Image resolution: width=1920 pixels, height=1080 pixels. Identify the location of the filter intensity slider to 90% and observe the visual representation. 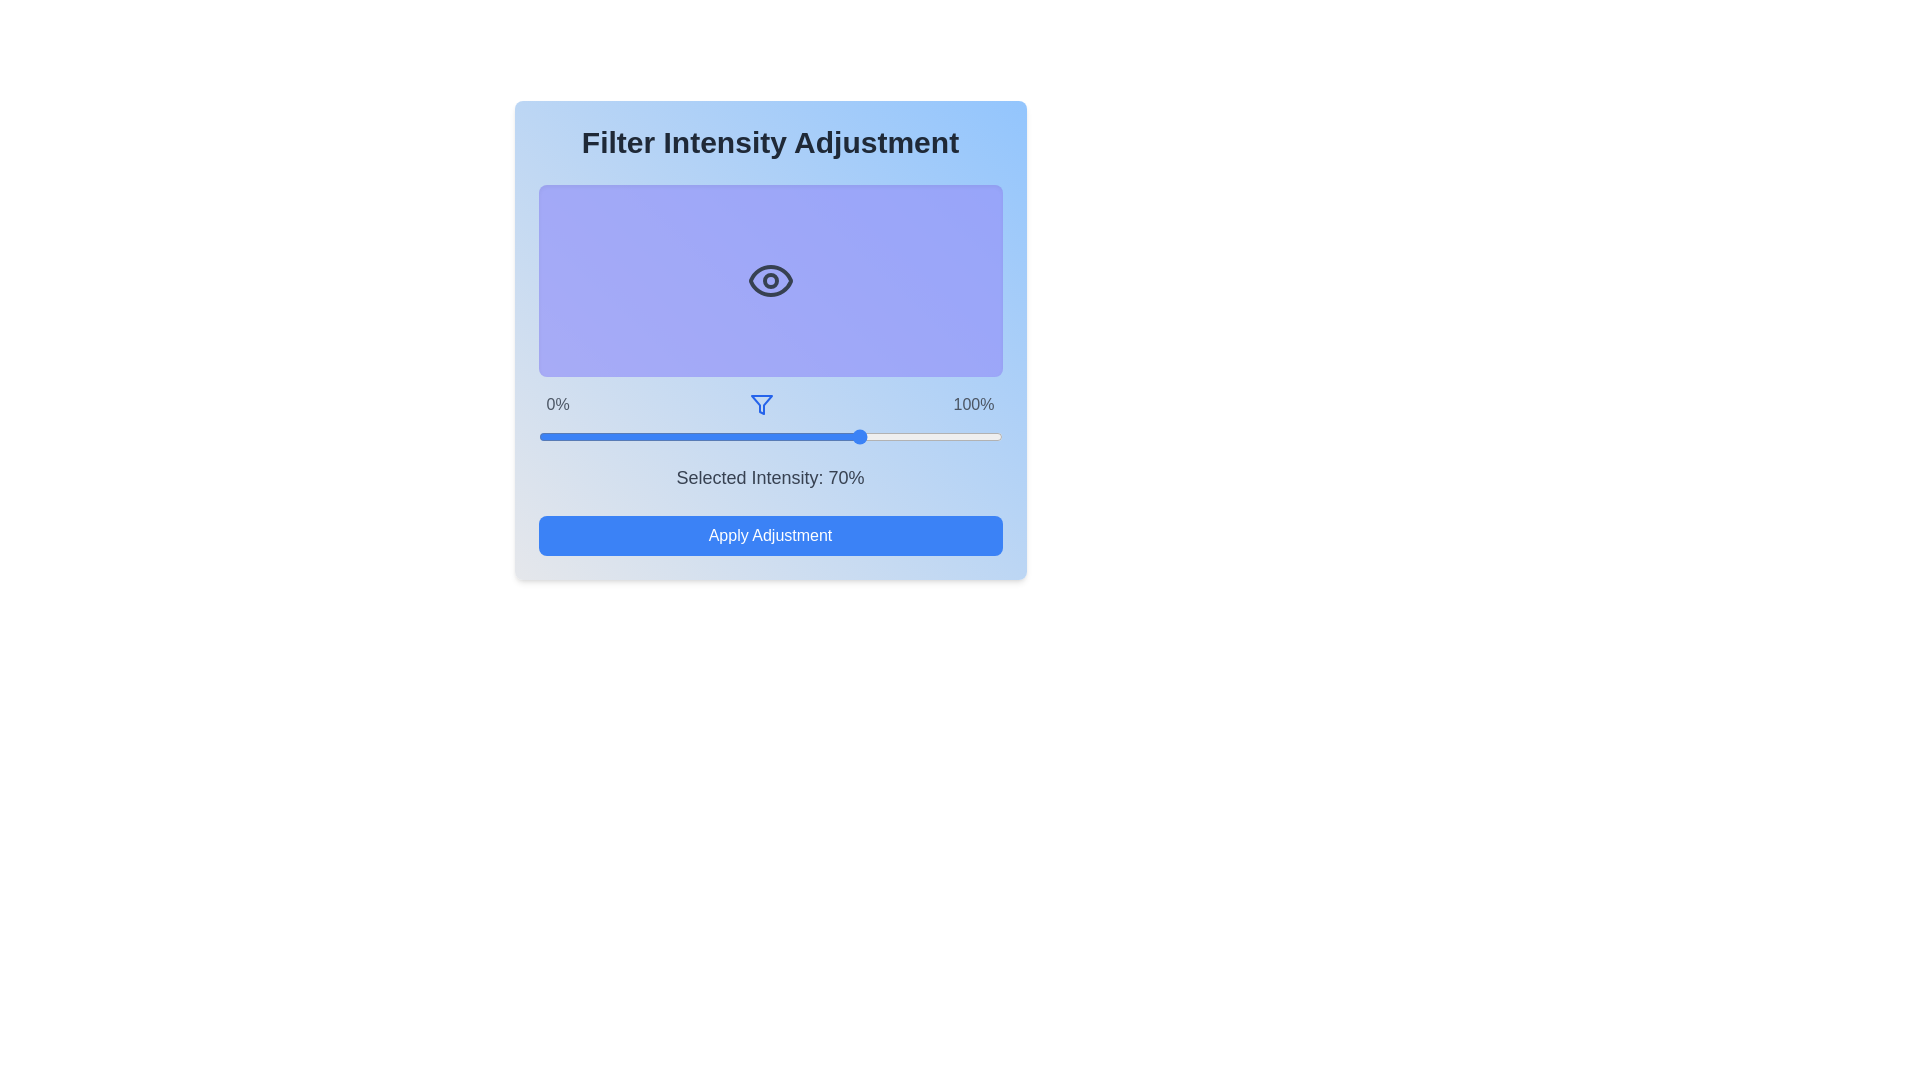
(955, 435).